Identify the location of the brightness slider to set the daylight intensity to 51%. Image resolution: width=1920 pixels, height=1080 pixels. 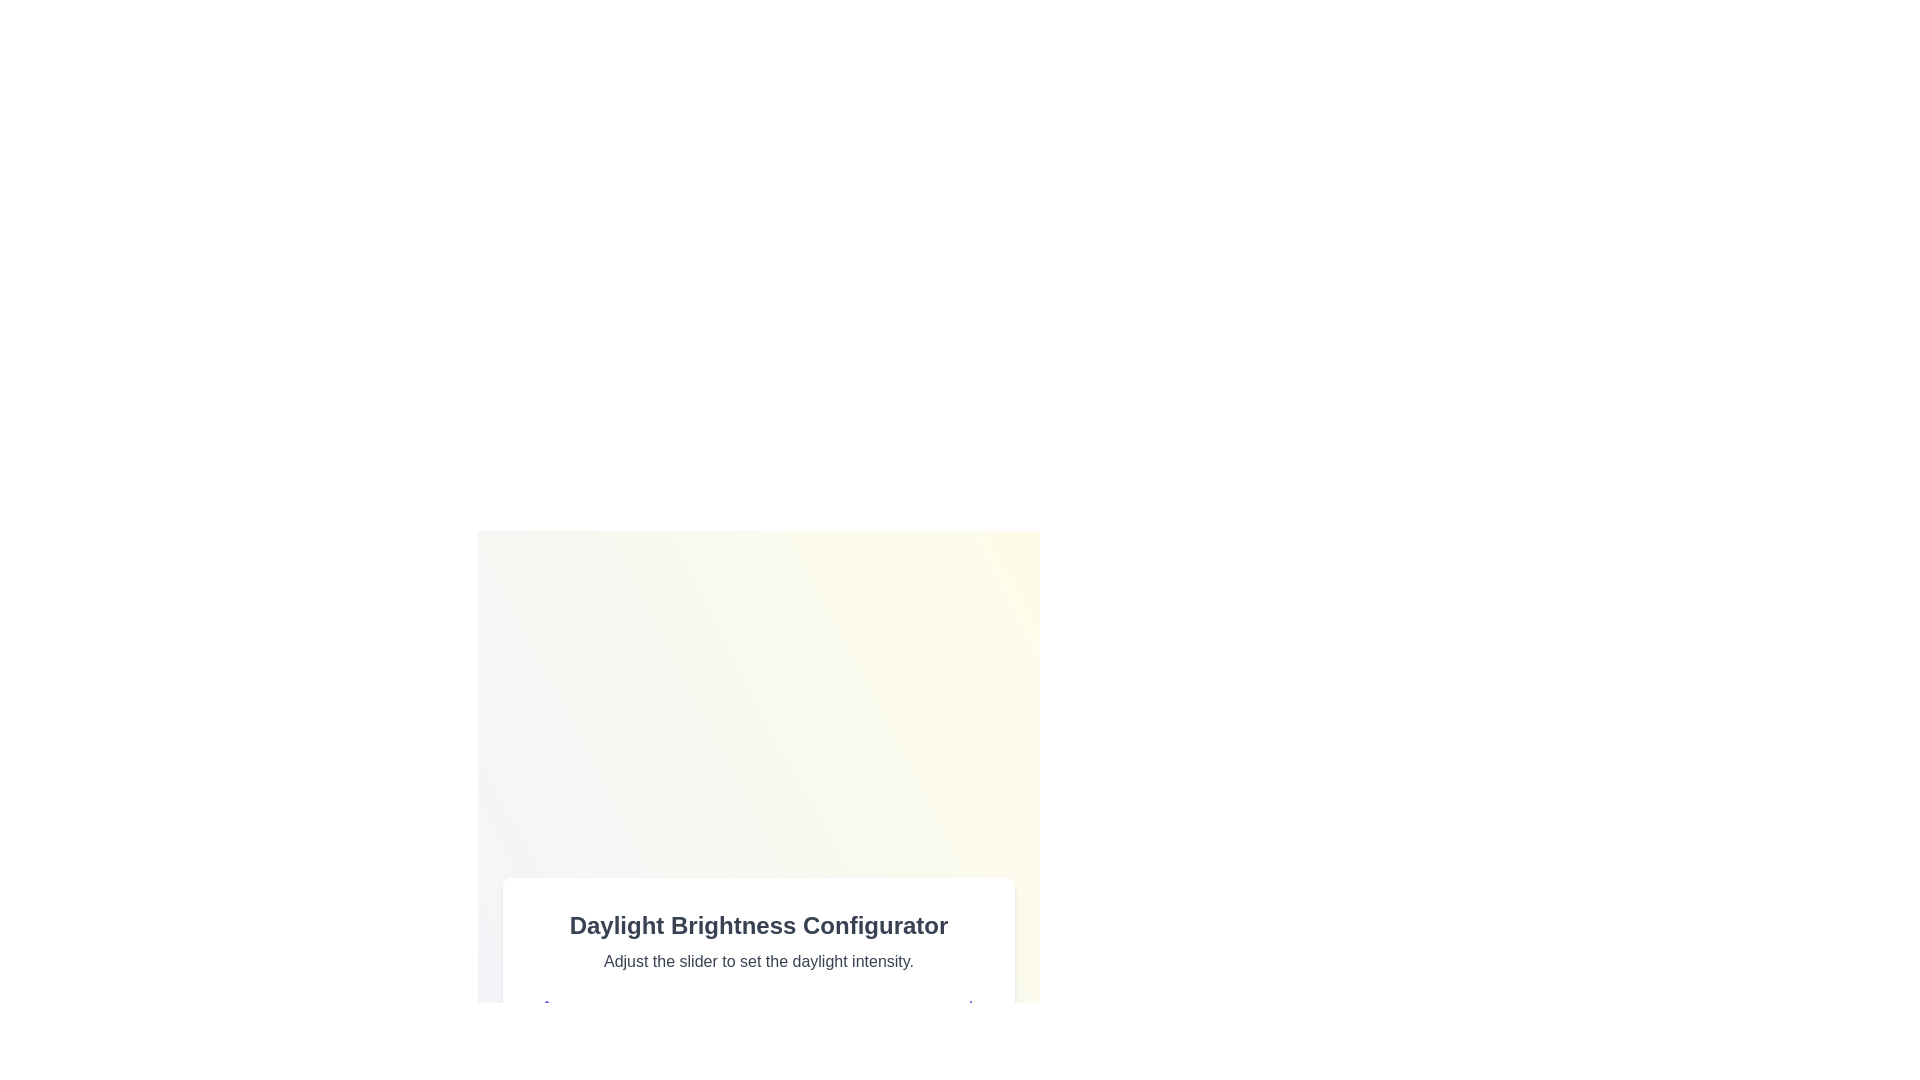
(762, 1055).